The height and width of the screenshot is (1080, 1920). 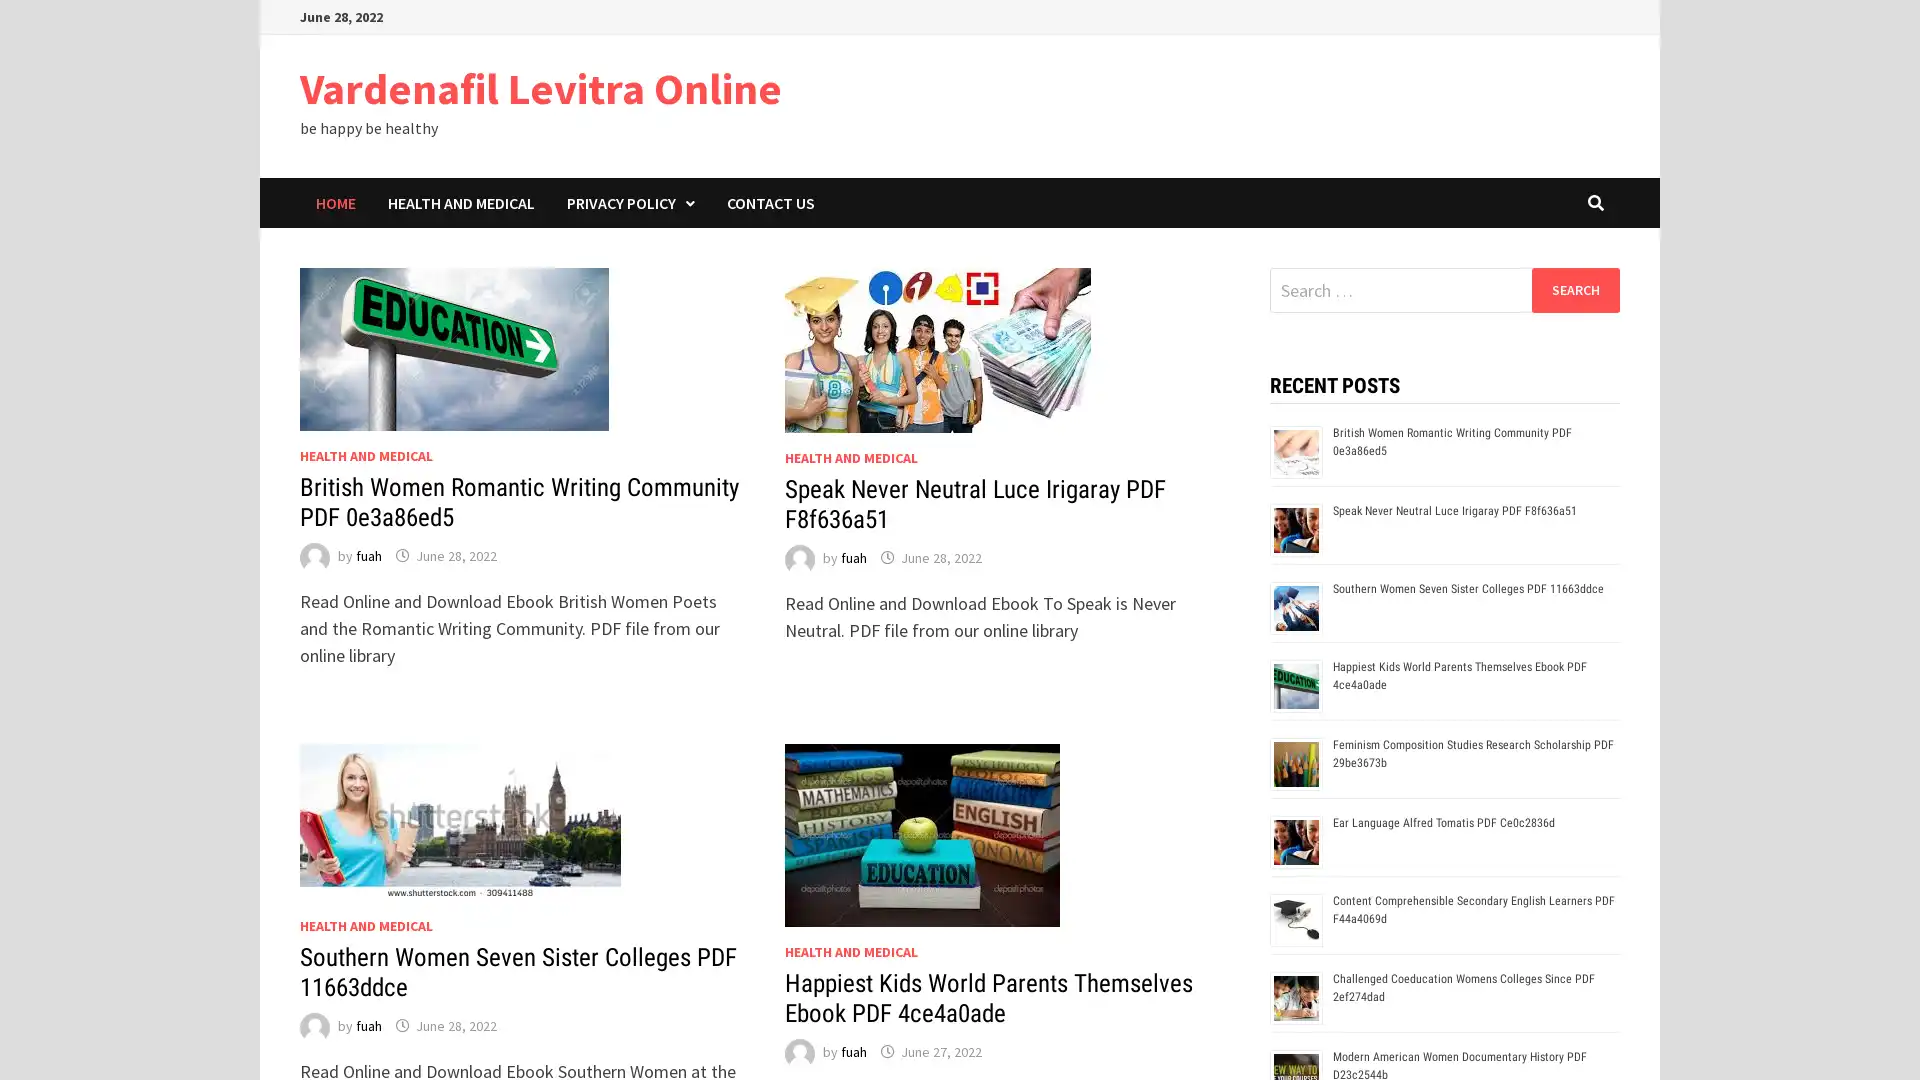 What do you see at coordinates (1574, 289) in the screenshot?
I see `Search` at bounding box center [1574, 289].